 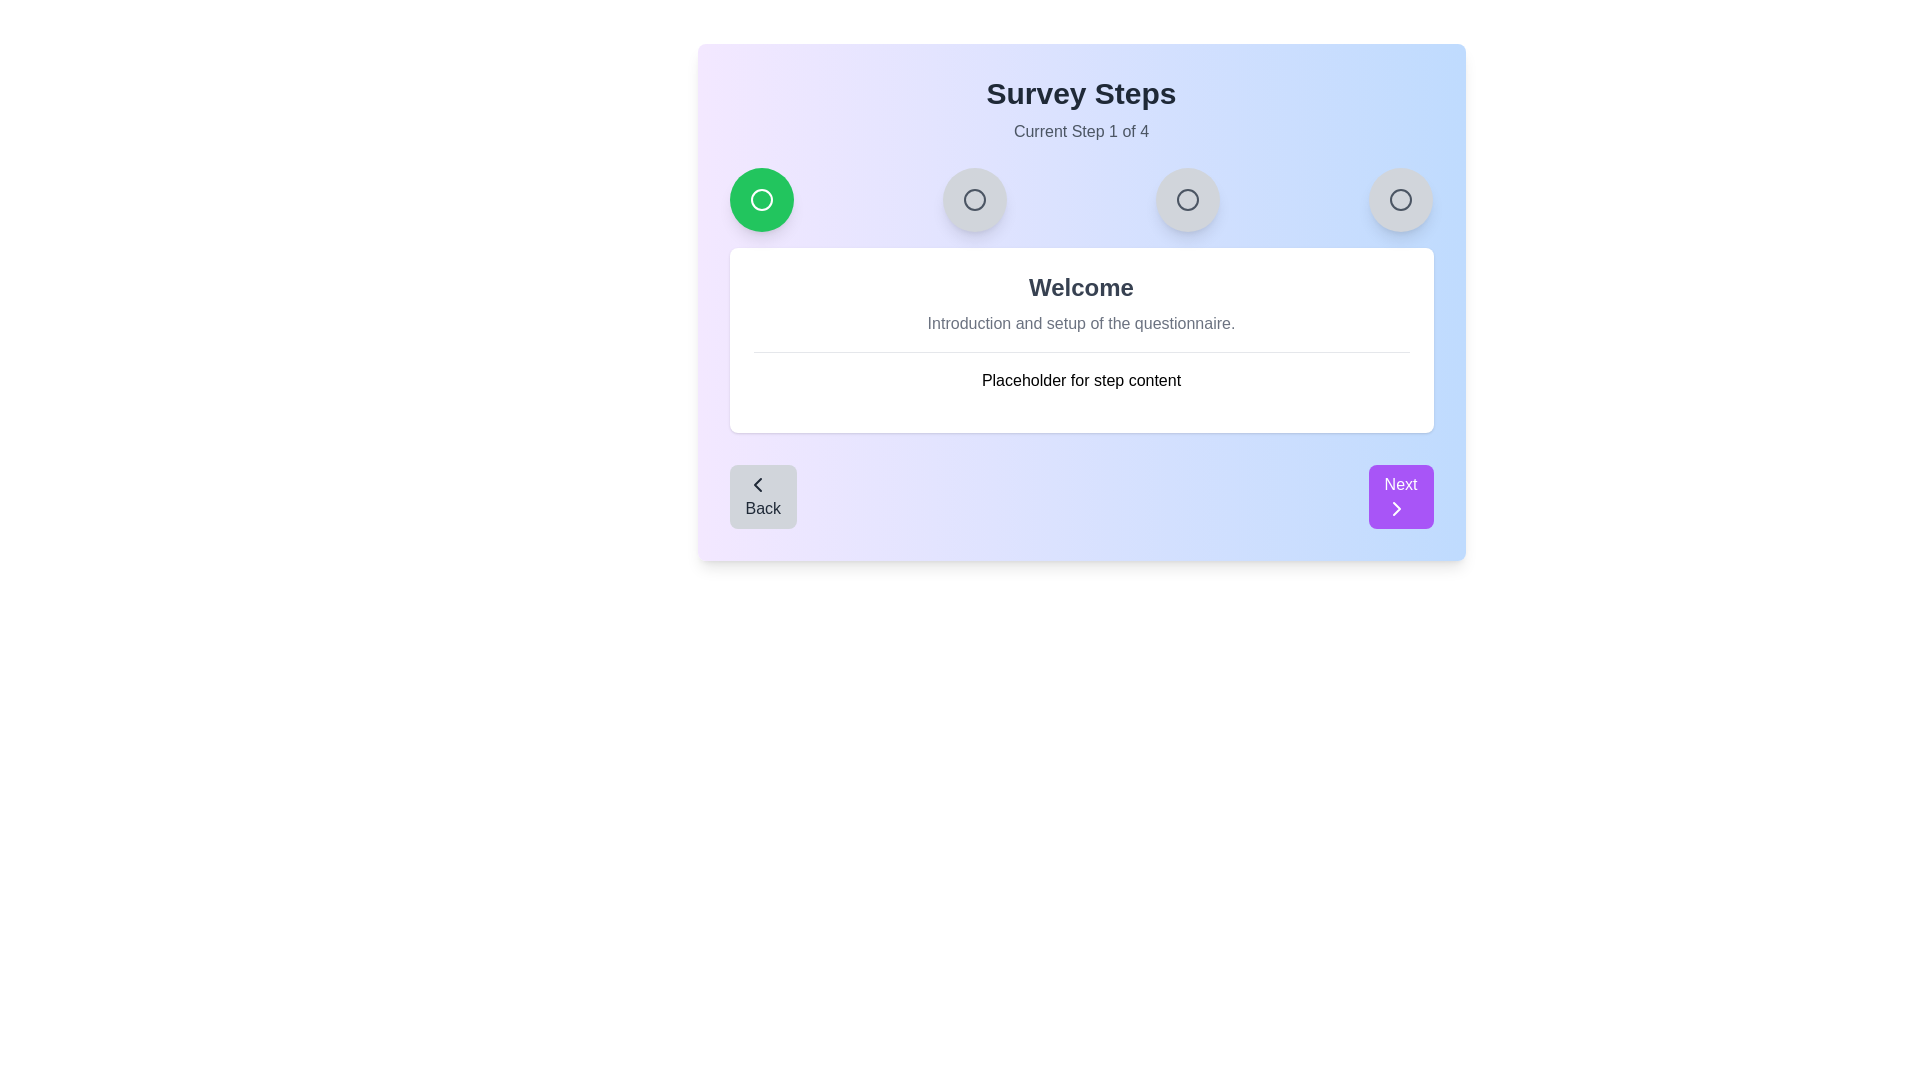 I want to click on the text label displaying 'Current Step 1 of 4', which is located directly below the 'Survey Steps' title and is centrally aligned, so click(x=1080, y=131).